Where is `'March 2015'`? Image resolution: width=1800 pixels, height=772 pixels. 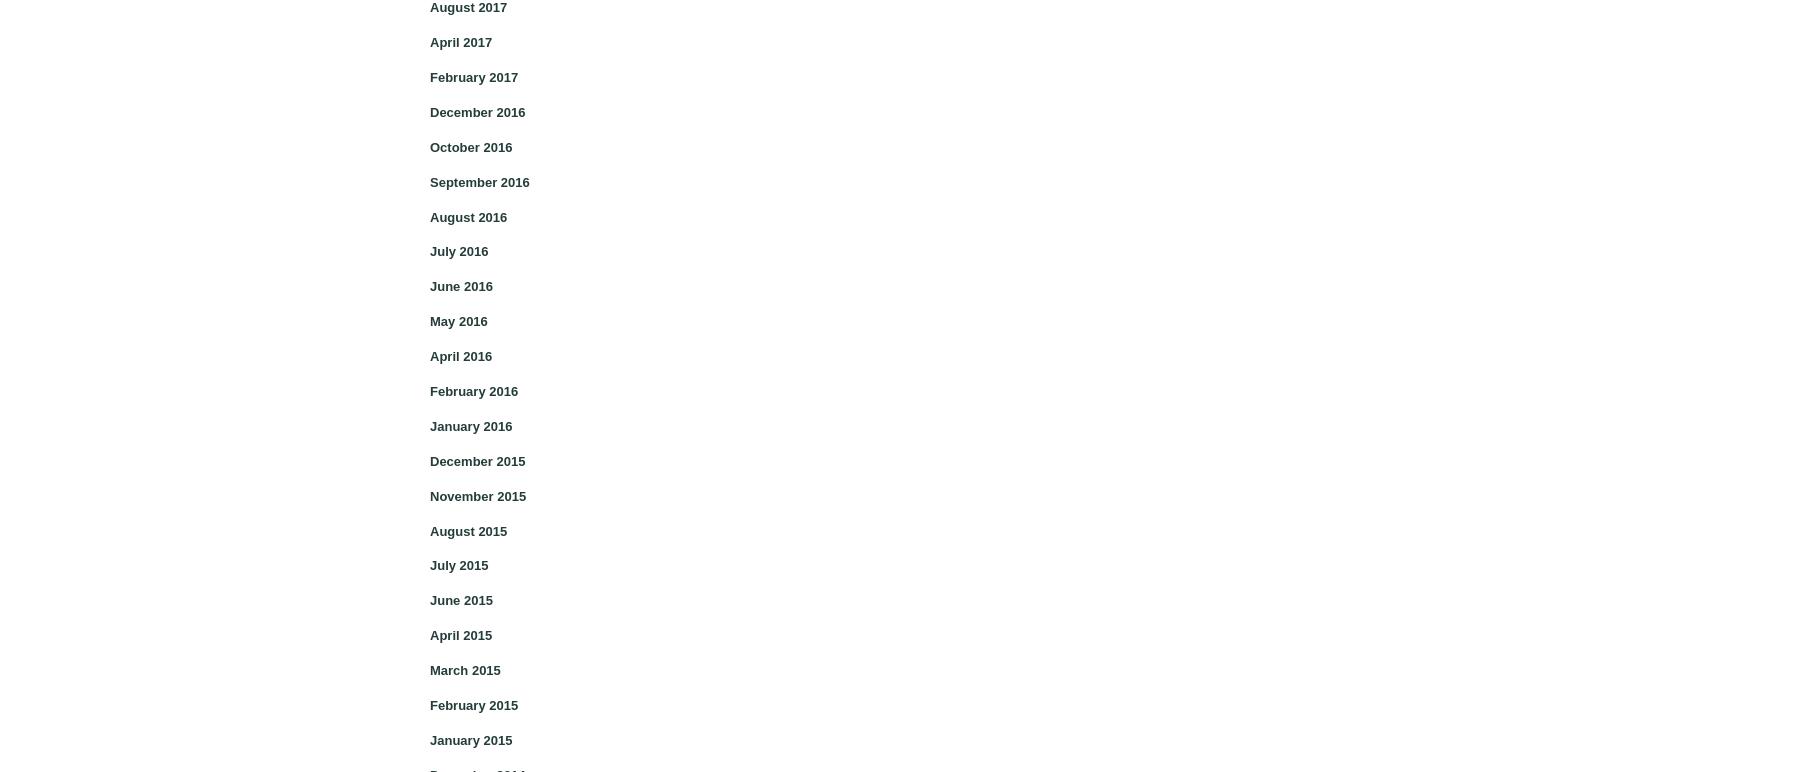 'March 2015' is located at coordinates (463, 670).